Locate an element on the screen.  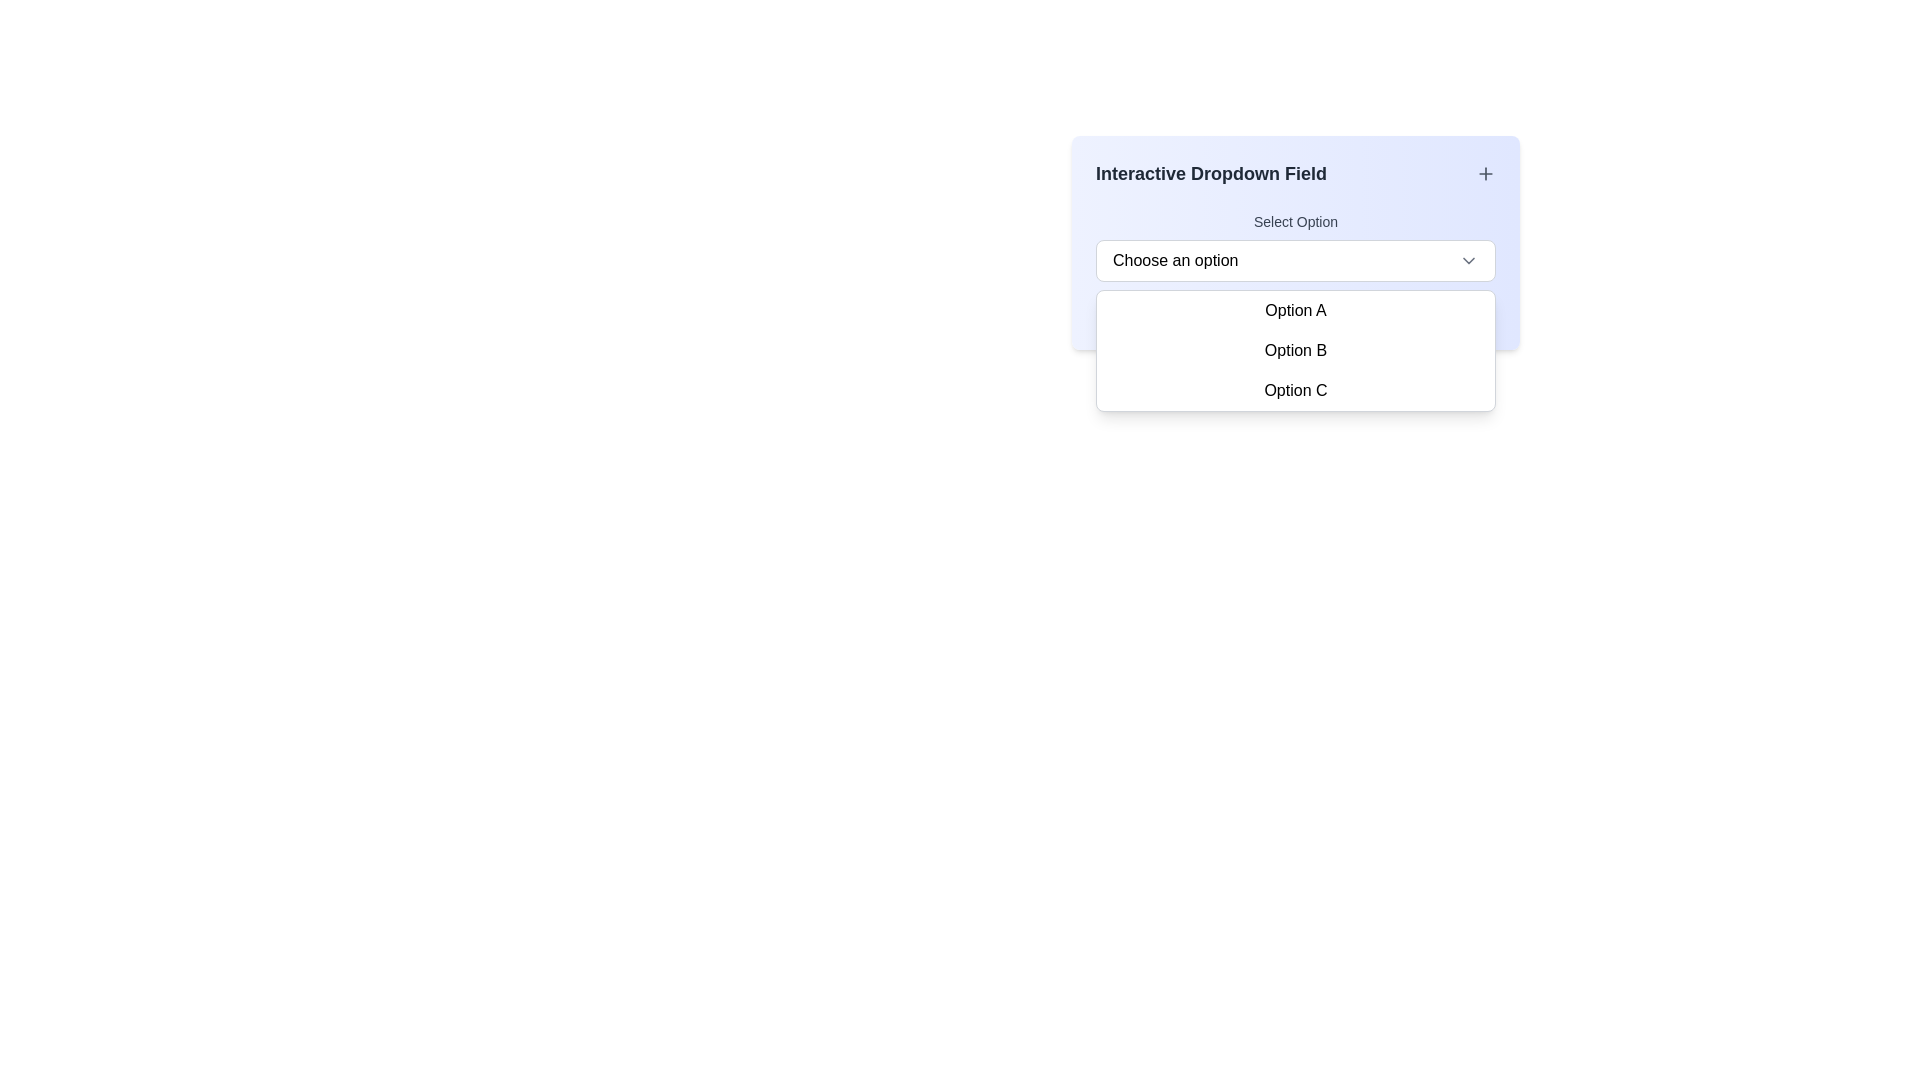
the second option in the dropdown menu labeled 'Option B' is located at coordinates (1296, 350).